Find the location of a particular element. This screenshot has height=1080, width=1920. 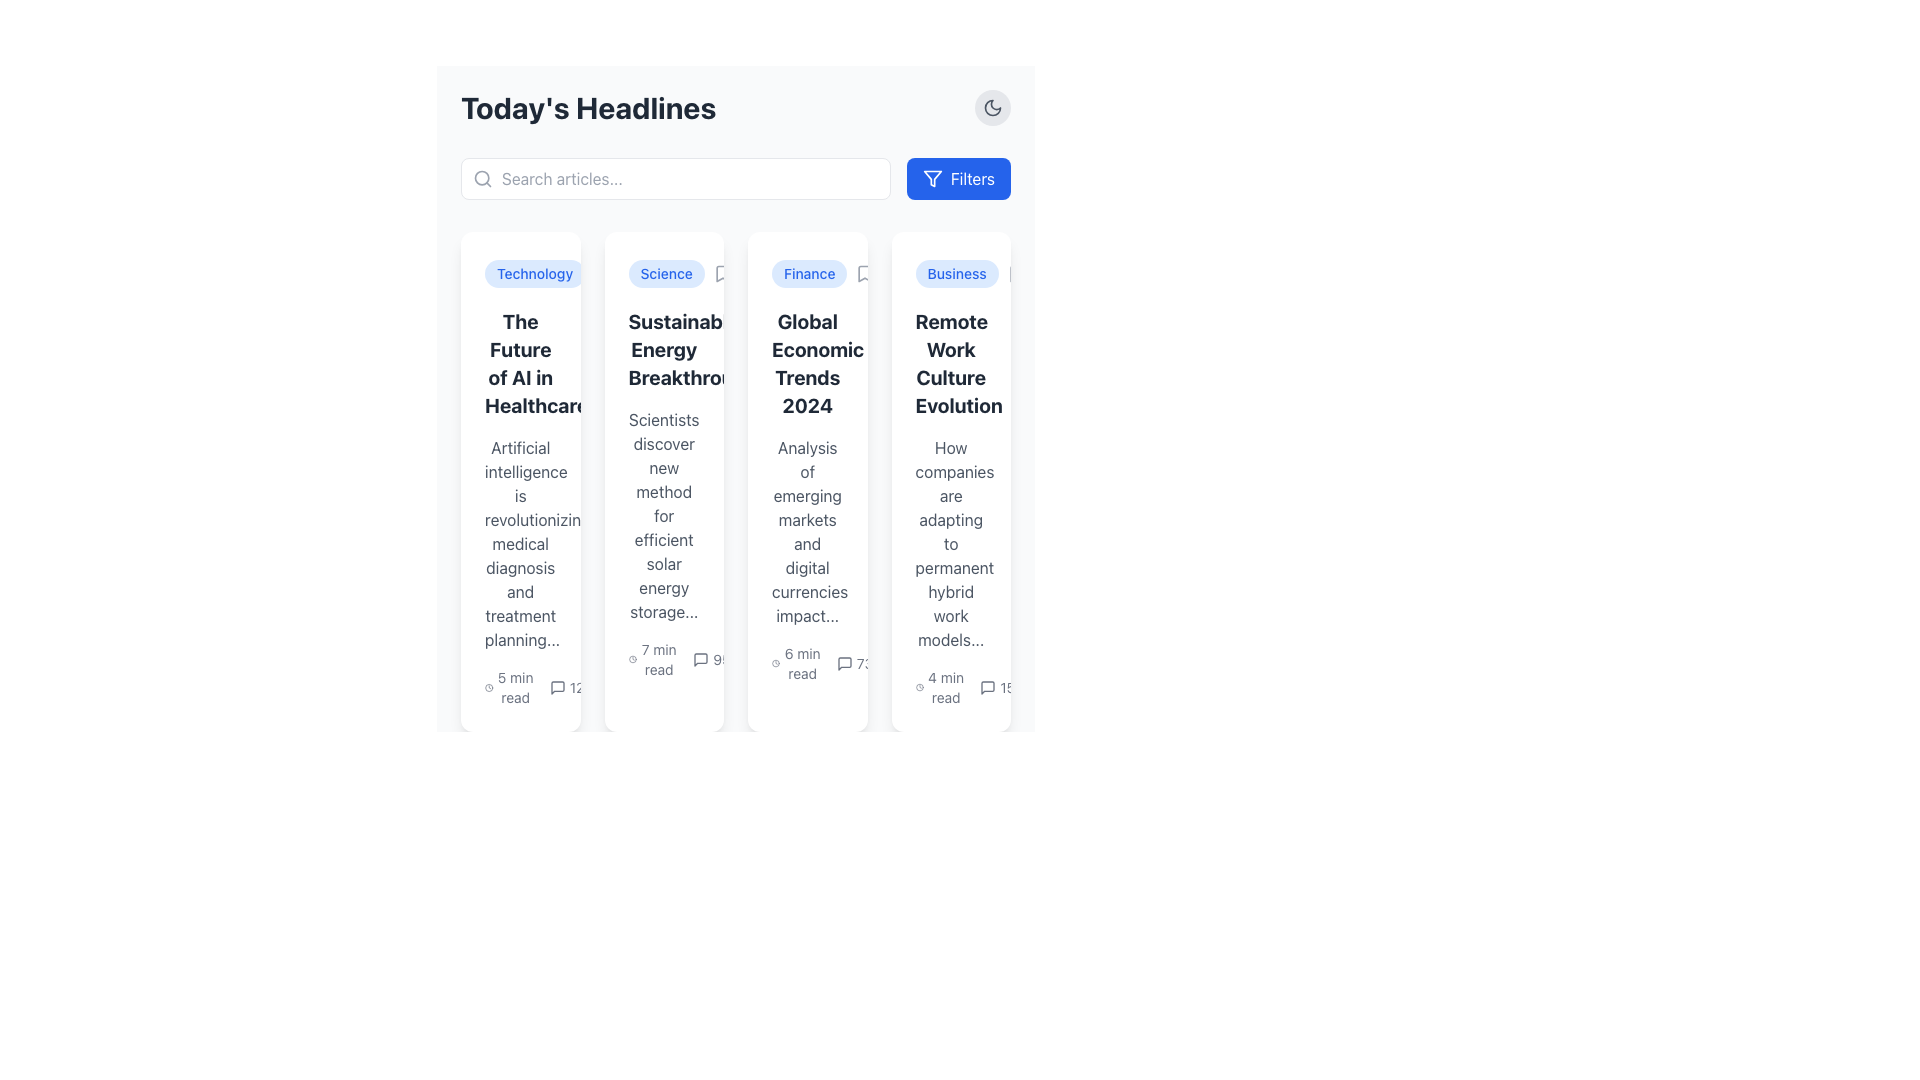

the horizontal layout containing a clock icon with '5 min read' on the left and a message bubble icon with '128' on the right, located beneath the first article card titled 'The Future of AI in Healthcare' is located at coordinates (539, 686).